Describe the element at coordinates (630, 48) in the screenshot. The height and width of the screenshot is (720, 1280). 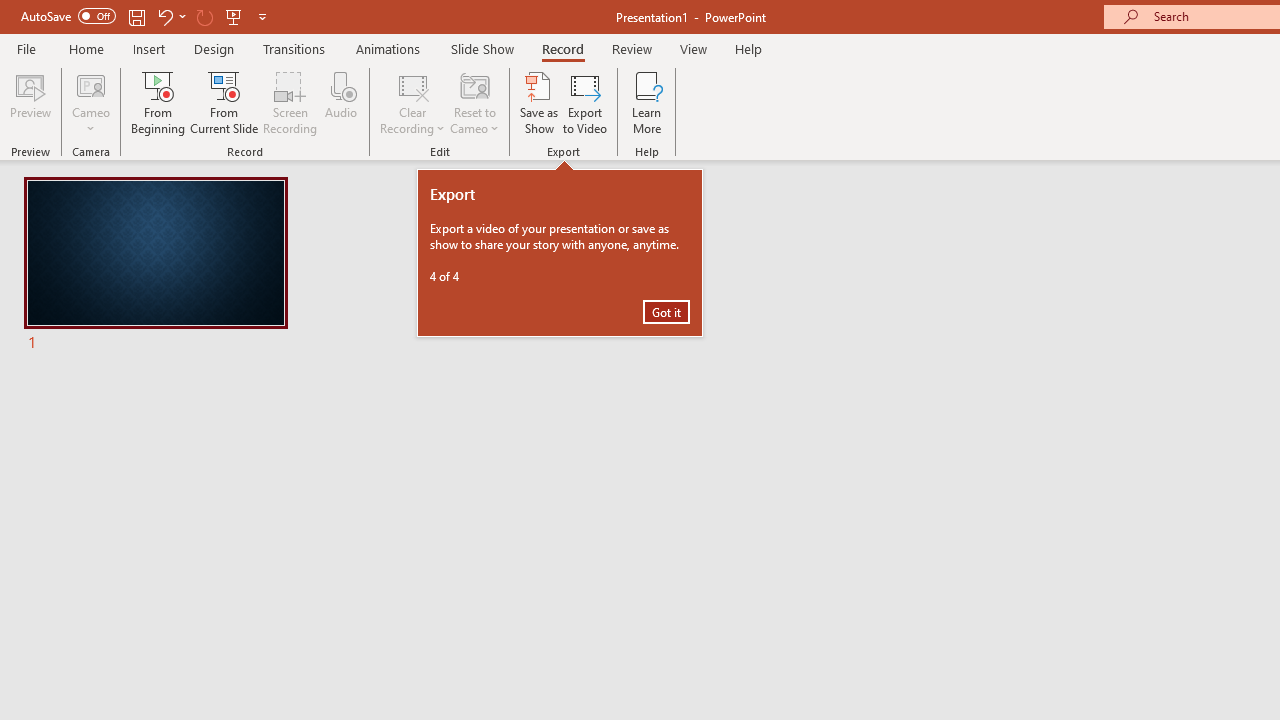
I see `'Review'` at that location.